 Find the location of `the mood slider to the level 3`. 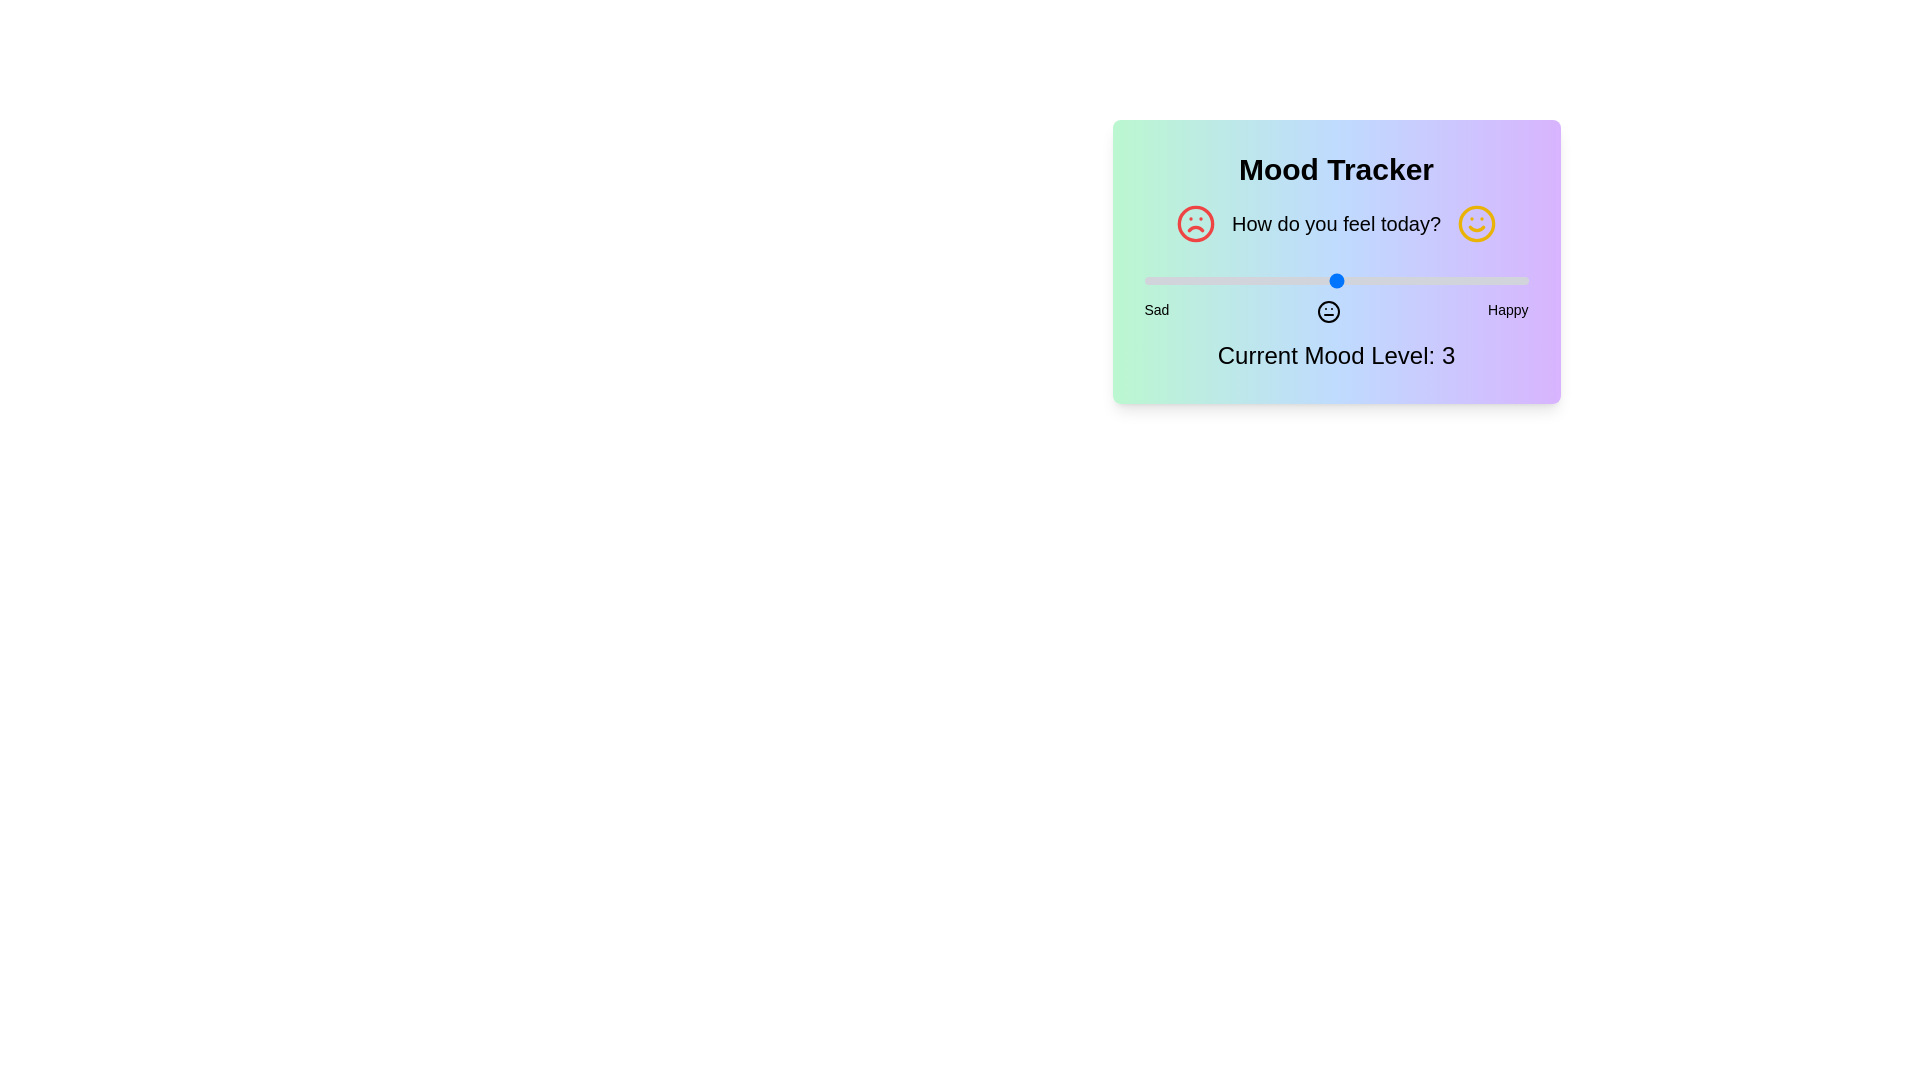

the mood slider to the level 3 is located at coordinates (1336, 281).